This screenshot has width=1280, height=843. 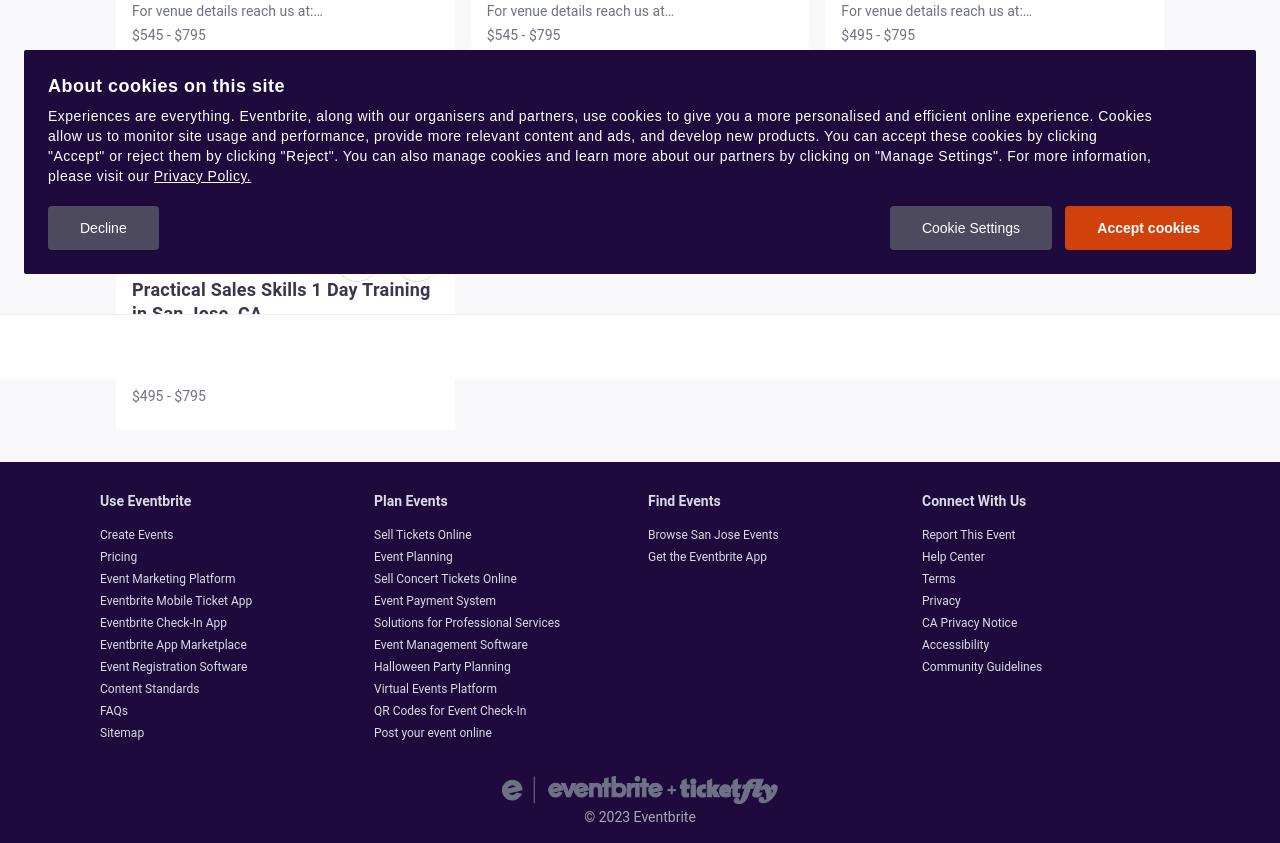 I want to click on 'Privacy', so click(x=940, y=599).